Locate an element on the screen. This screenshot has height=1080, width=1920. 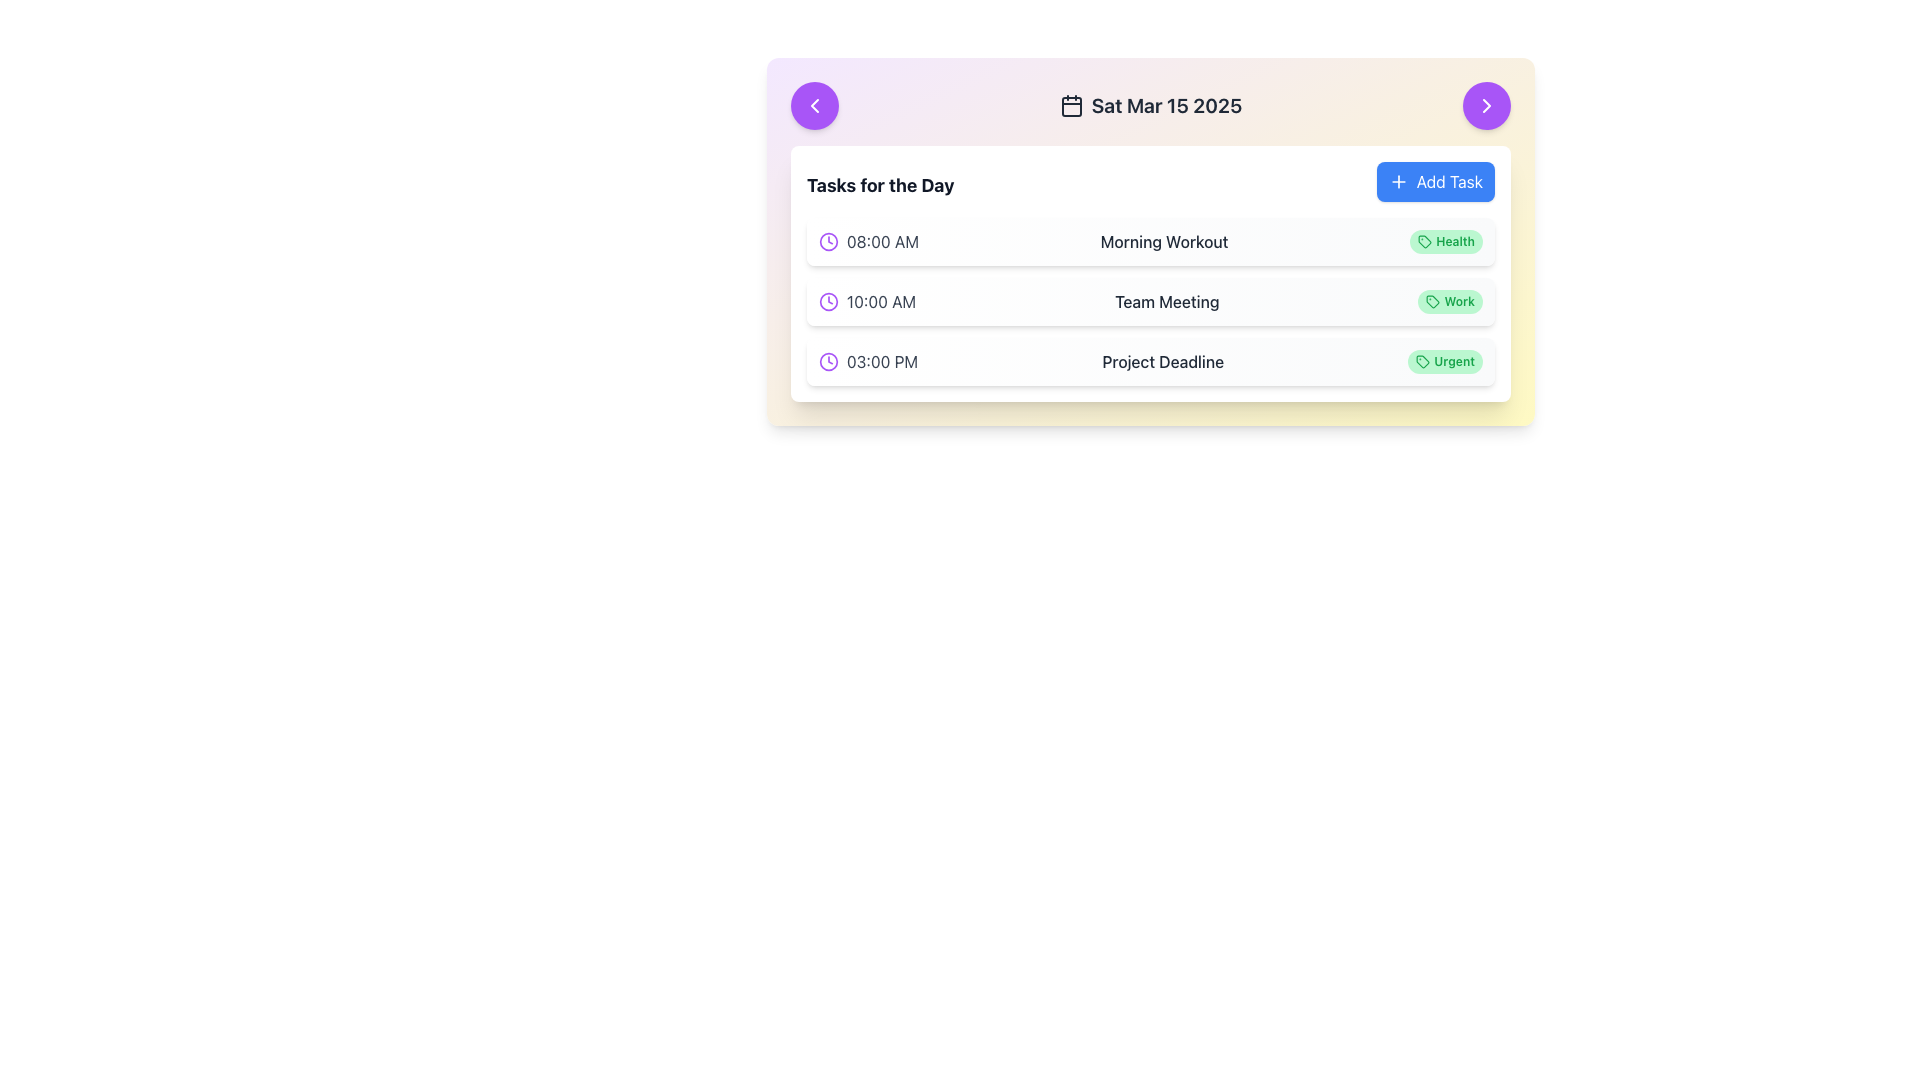
the calendar icon located to the left of the text 'Sat Mar 15 2025' in the header of the 'Tasks for the Day' panel is located at coordinates (1070, 105).